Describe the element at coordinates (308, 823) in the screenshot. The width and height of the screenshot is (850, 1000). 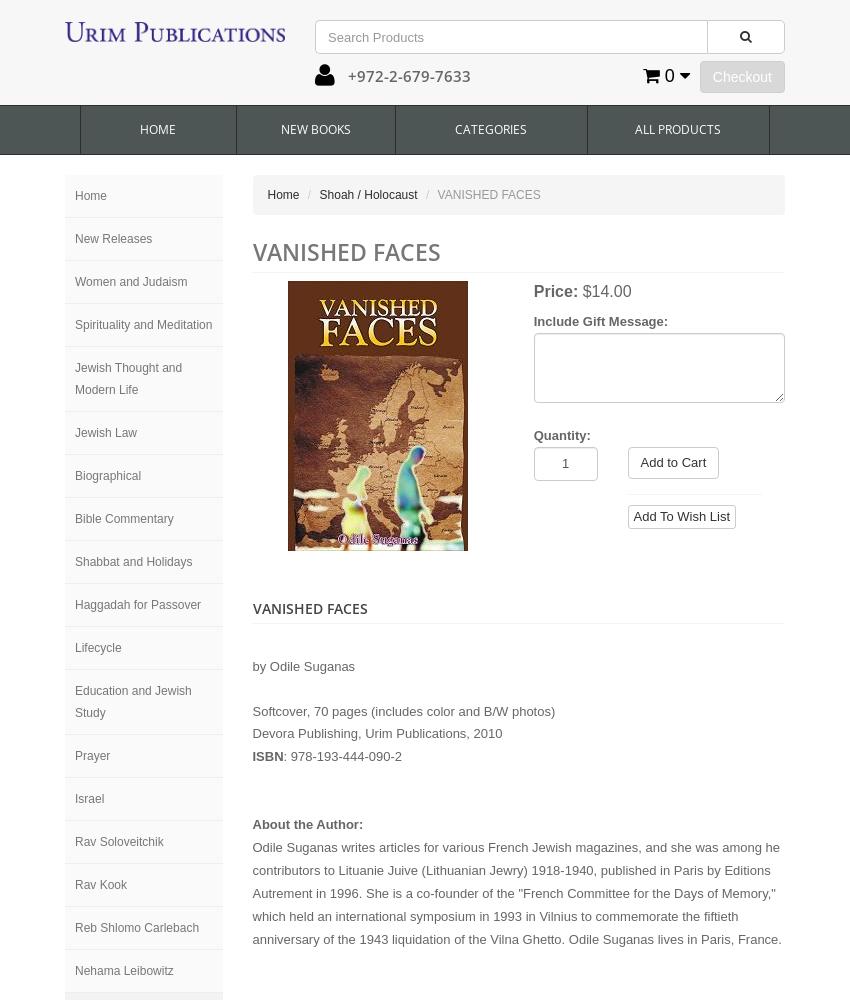
I see `'About the Author:'` at that location.